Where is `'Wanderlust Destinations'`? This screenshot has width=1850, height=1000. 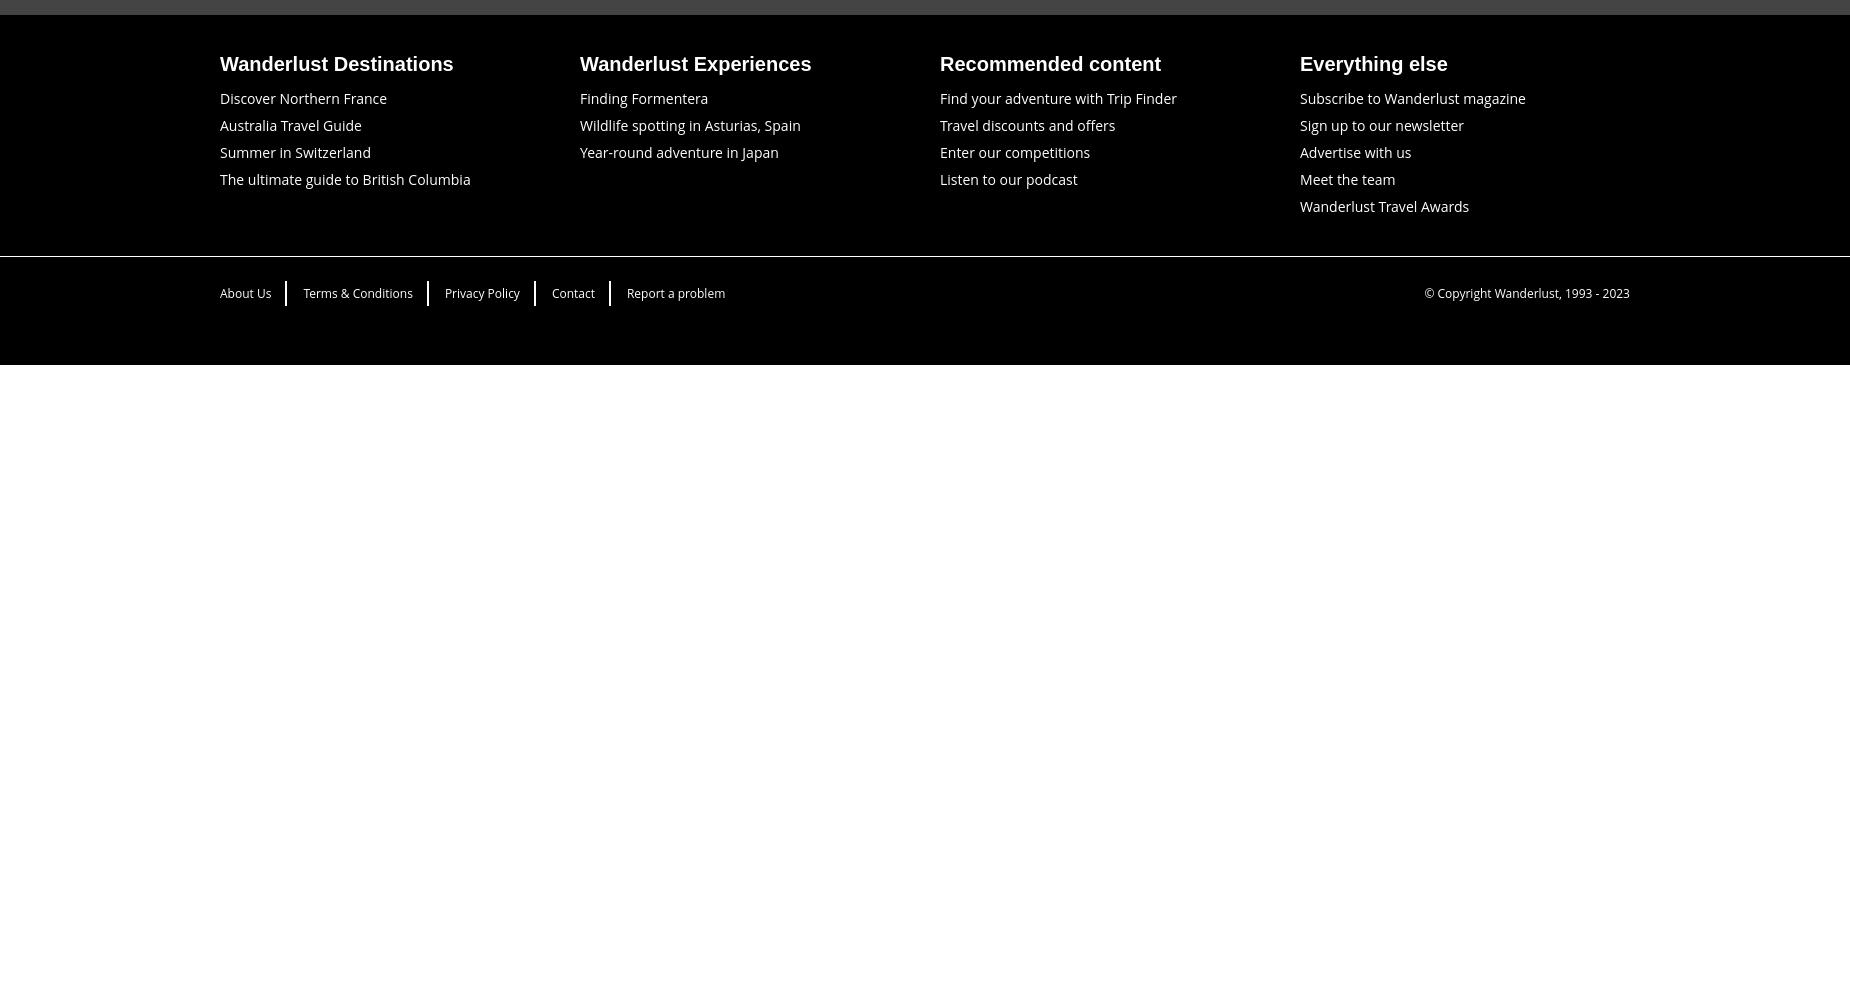
'Wanderlust Destinations' is located at coordinates (335, 62).